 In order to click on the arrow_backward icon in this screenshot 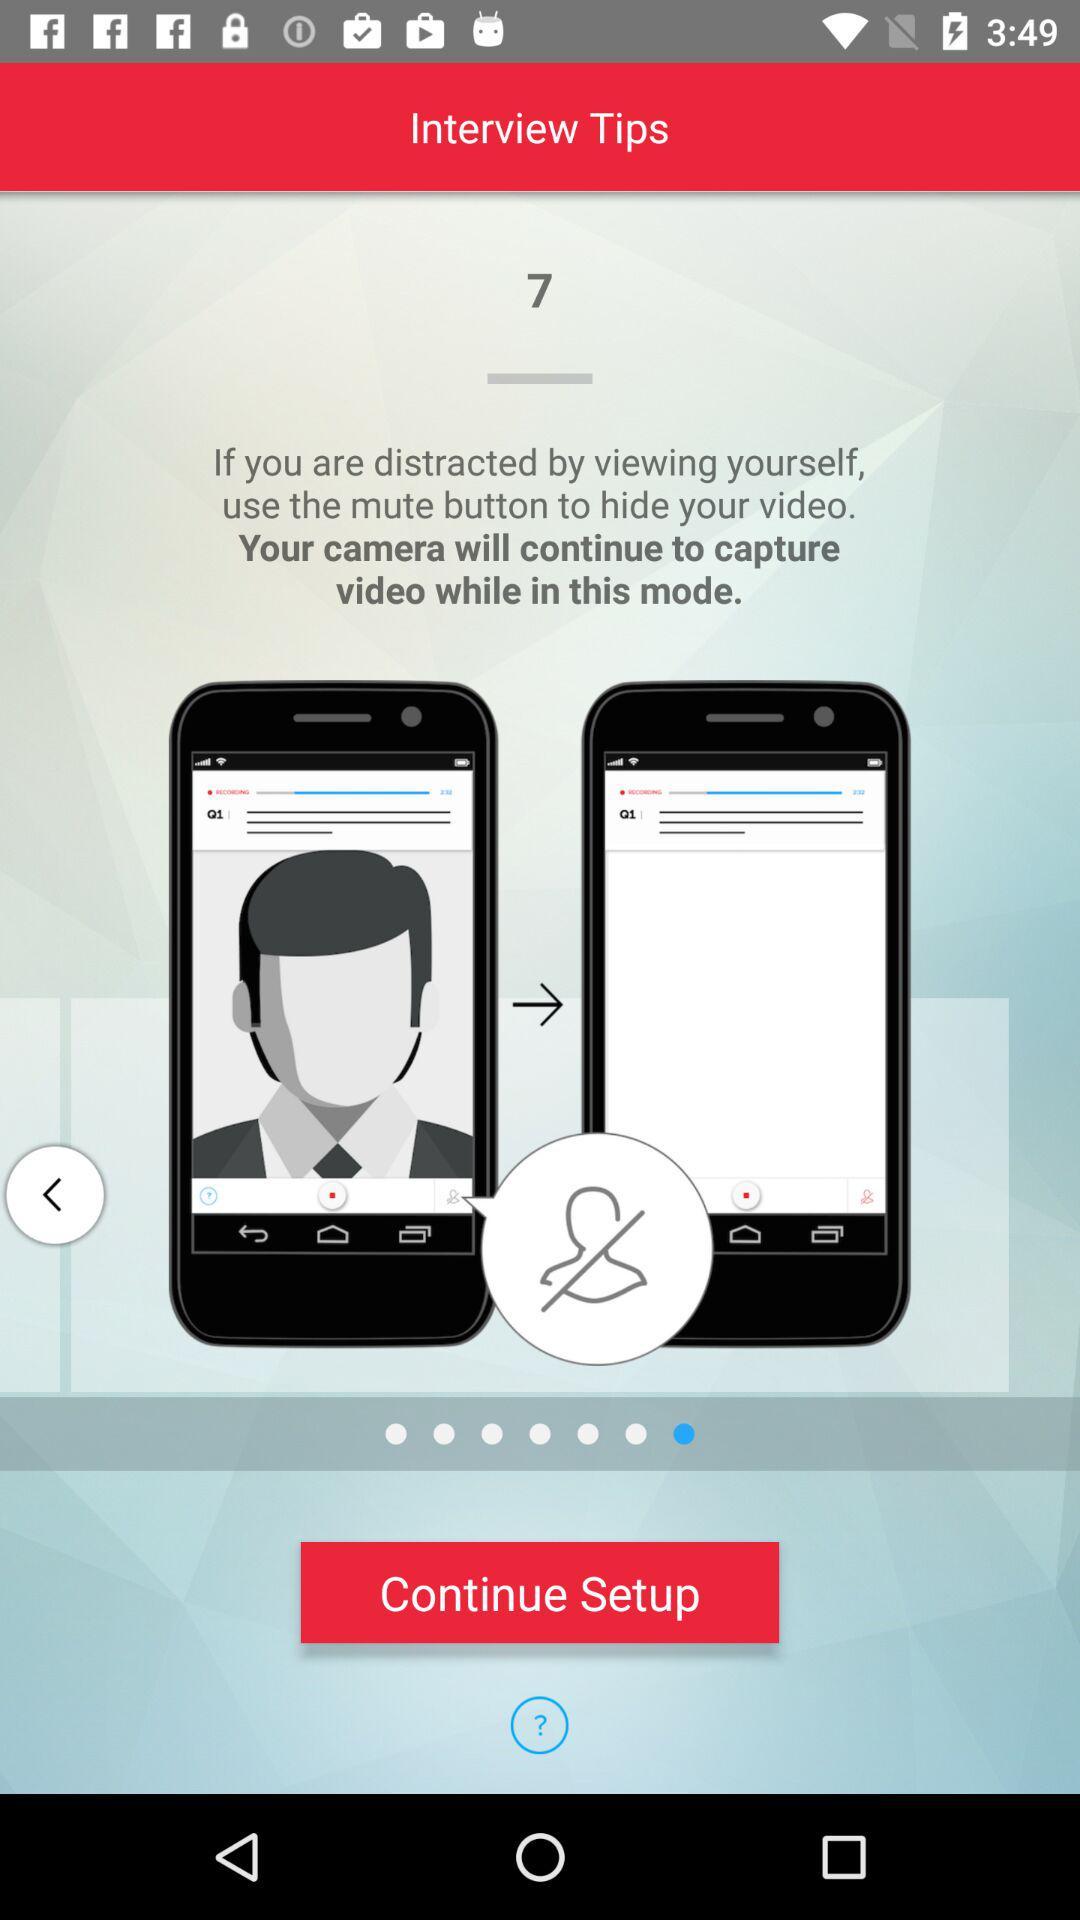, I will do `click(54, 1195)`.